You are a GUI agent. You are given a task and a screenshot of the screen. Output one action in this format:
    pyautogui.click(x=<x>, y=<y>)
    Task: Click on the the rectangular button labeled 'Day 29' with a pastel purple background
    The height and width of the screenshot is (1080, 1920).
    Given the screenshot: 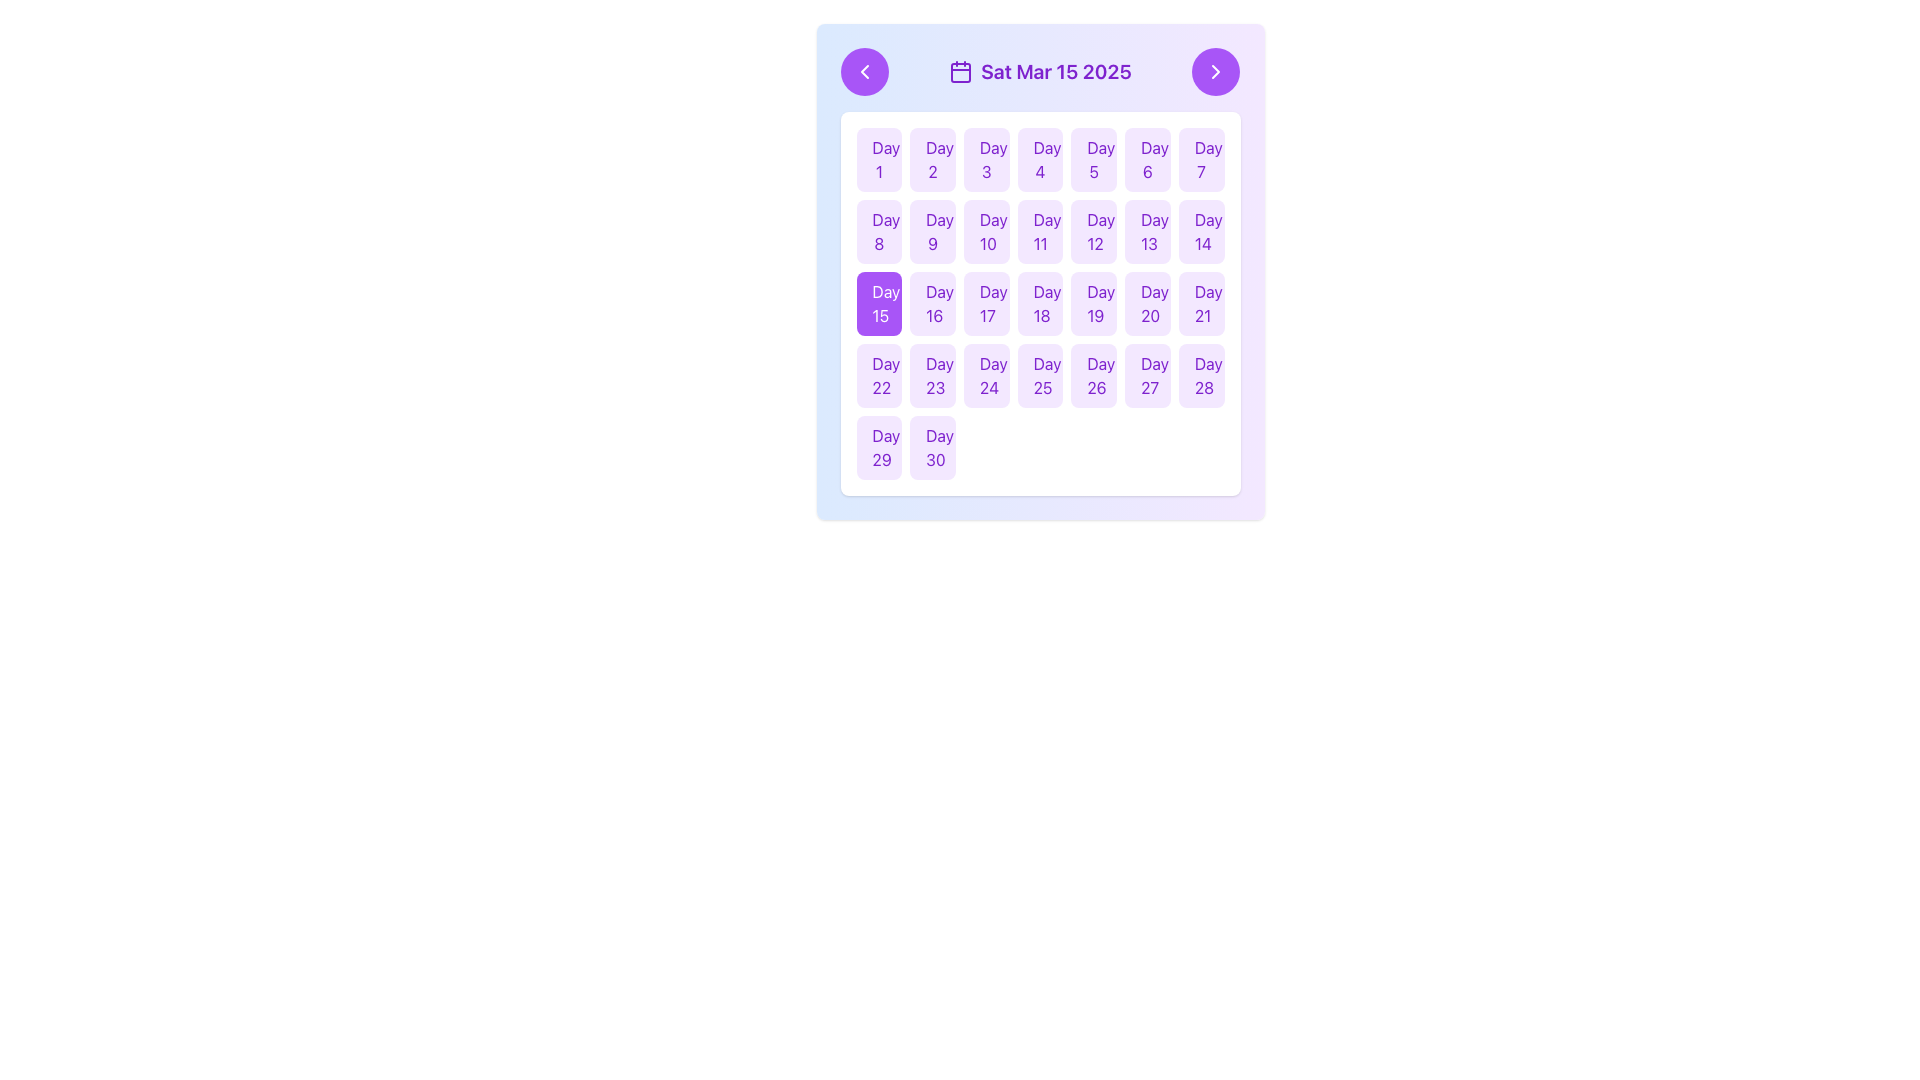 What is the action you would take?
    pyautogui.click(x=879, y=446)
    